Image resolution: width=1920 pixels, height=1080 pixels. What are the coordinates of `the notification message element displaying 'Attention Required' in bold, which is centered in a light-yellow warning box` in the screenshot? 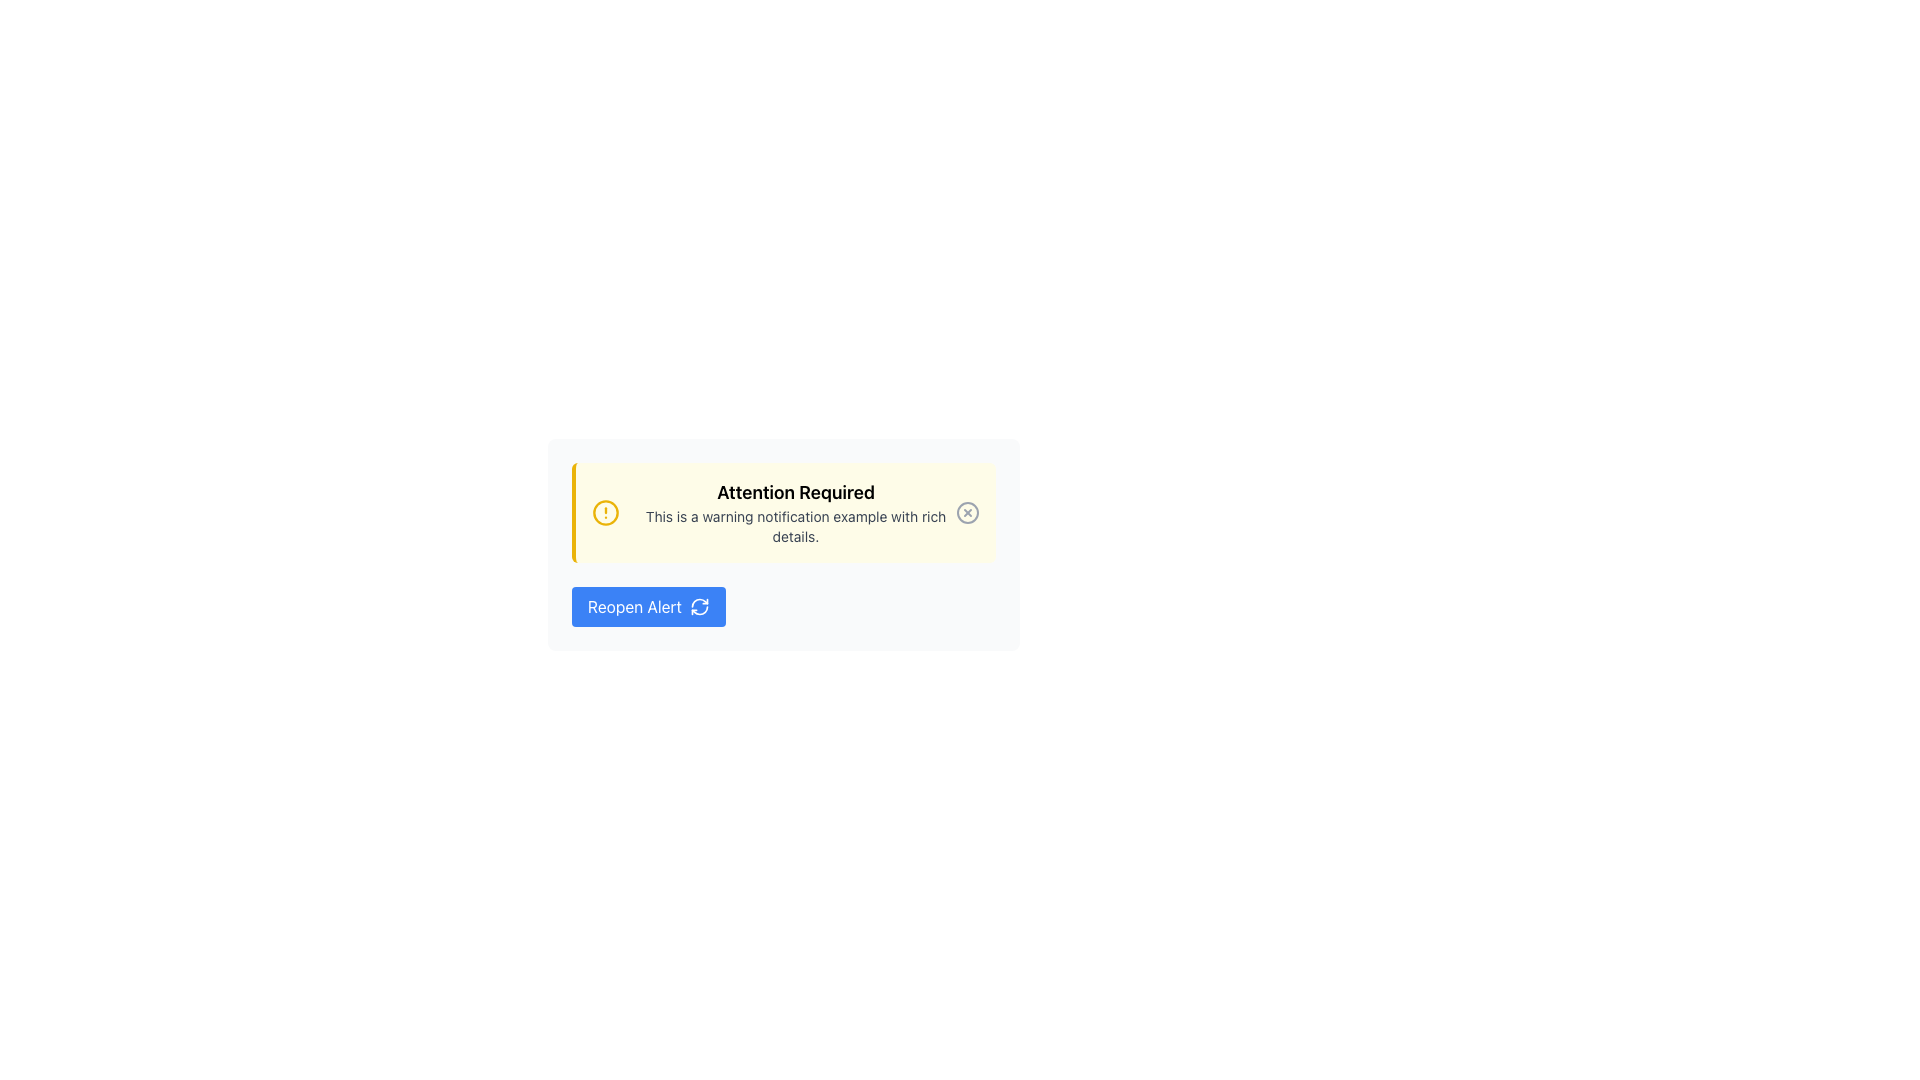 It's located at (795, 512).